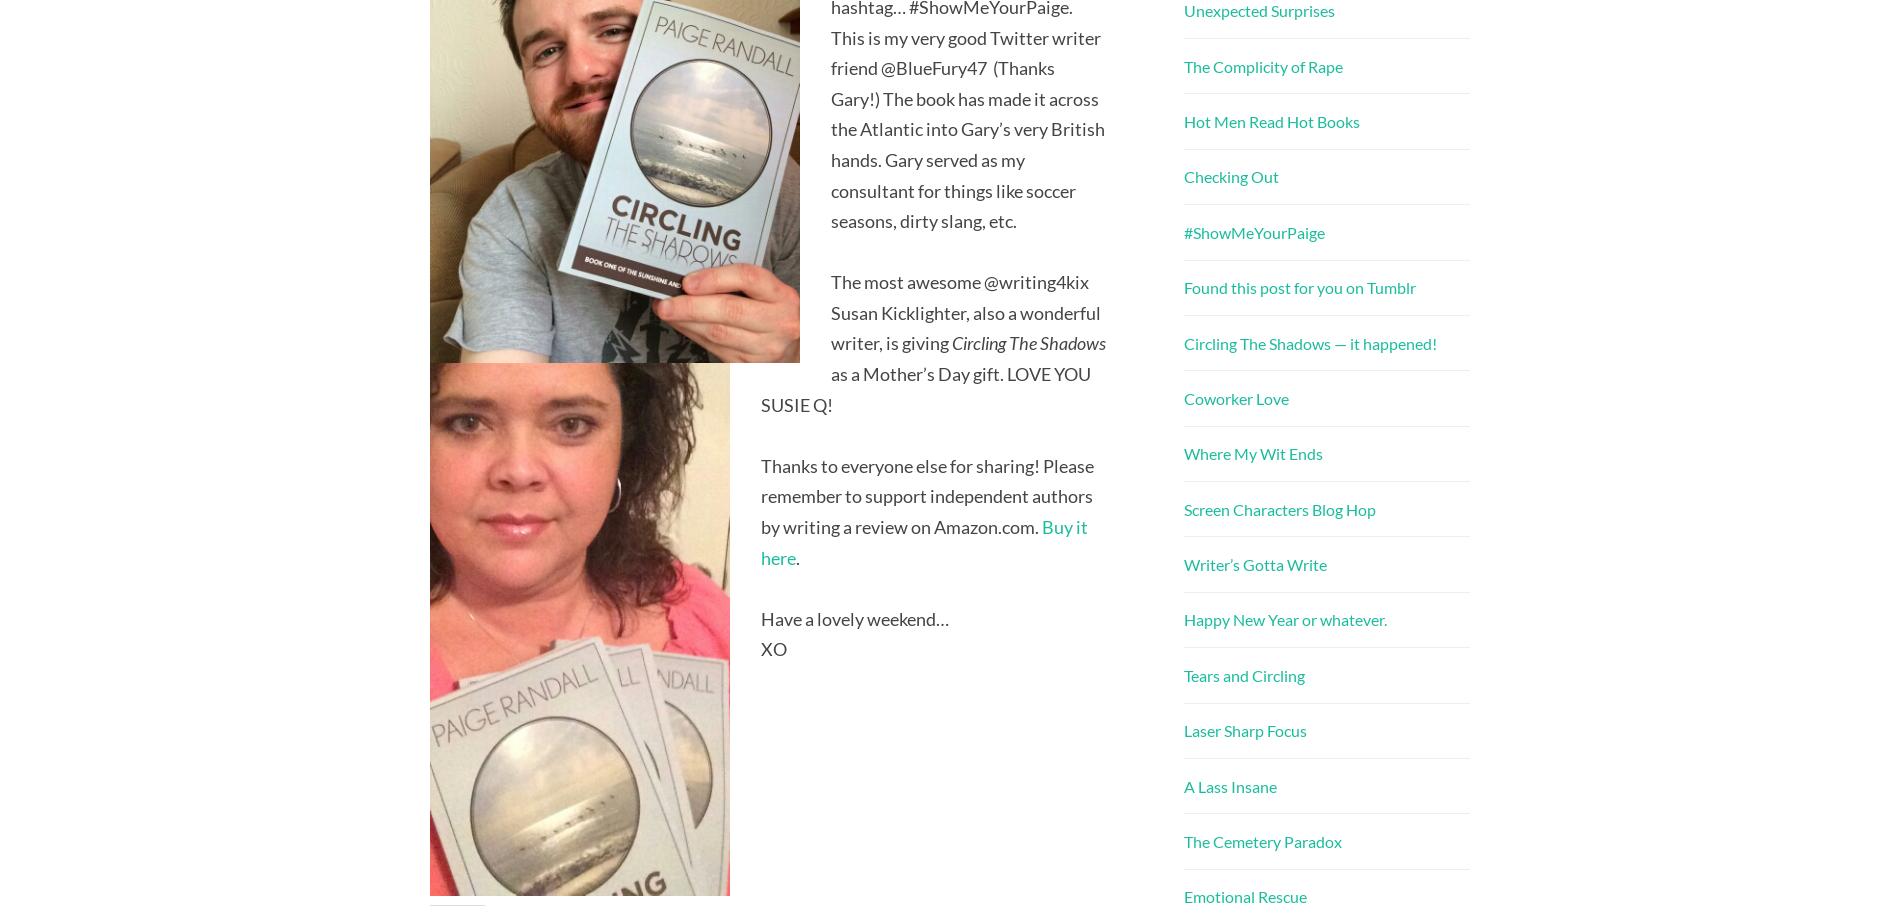 This screenshot has height=914, width=1900. What do you see at coordinates (1253, 230) in the screenshot?
I see `'#ShowMeYourPaige'` at bounding box center [1253, 230].